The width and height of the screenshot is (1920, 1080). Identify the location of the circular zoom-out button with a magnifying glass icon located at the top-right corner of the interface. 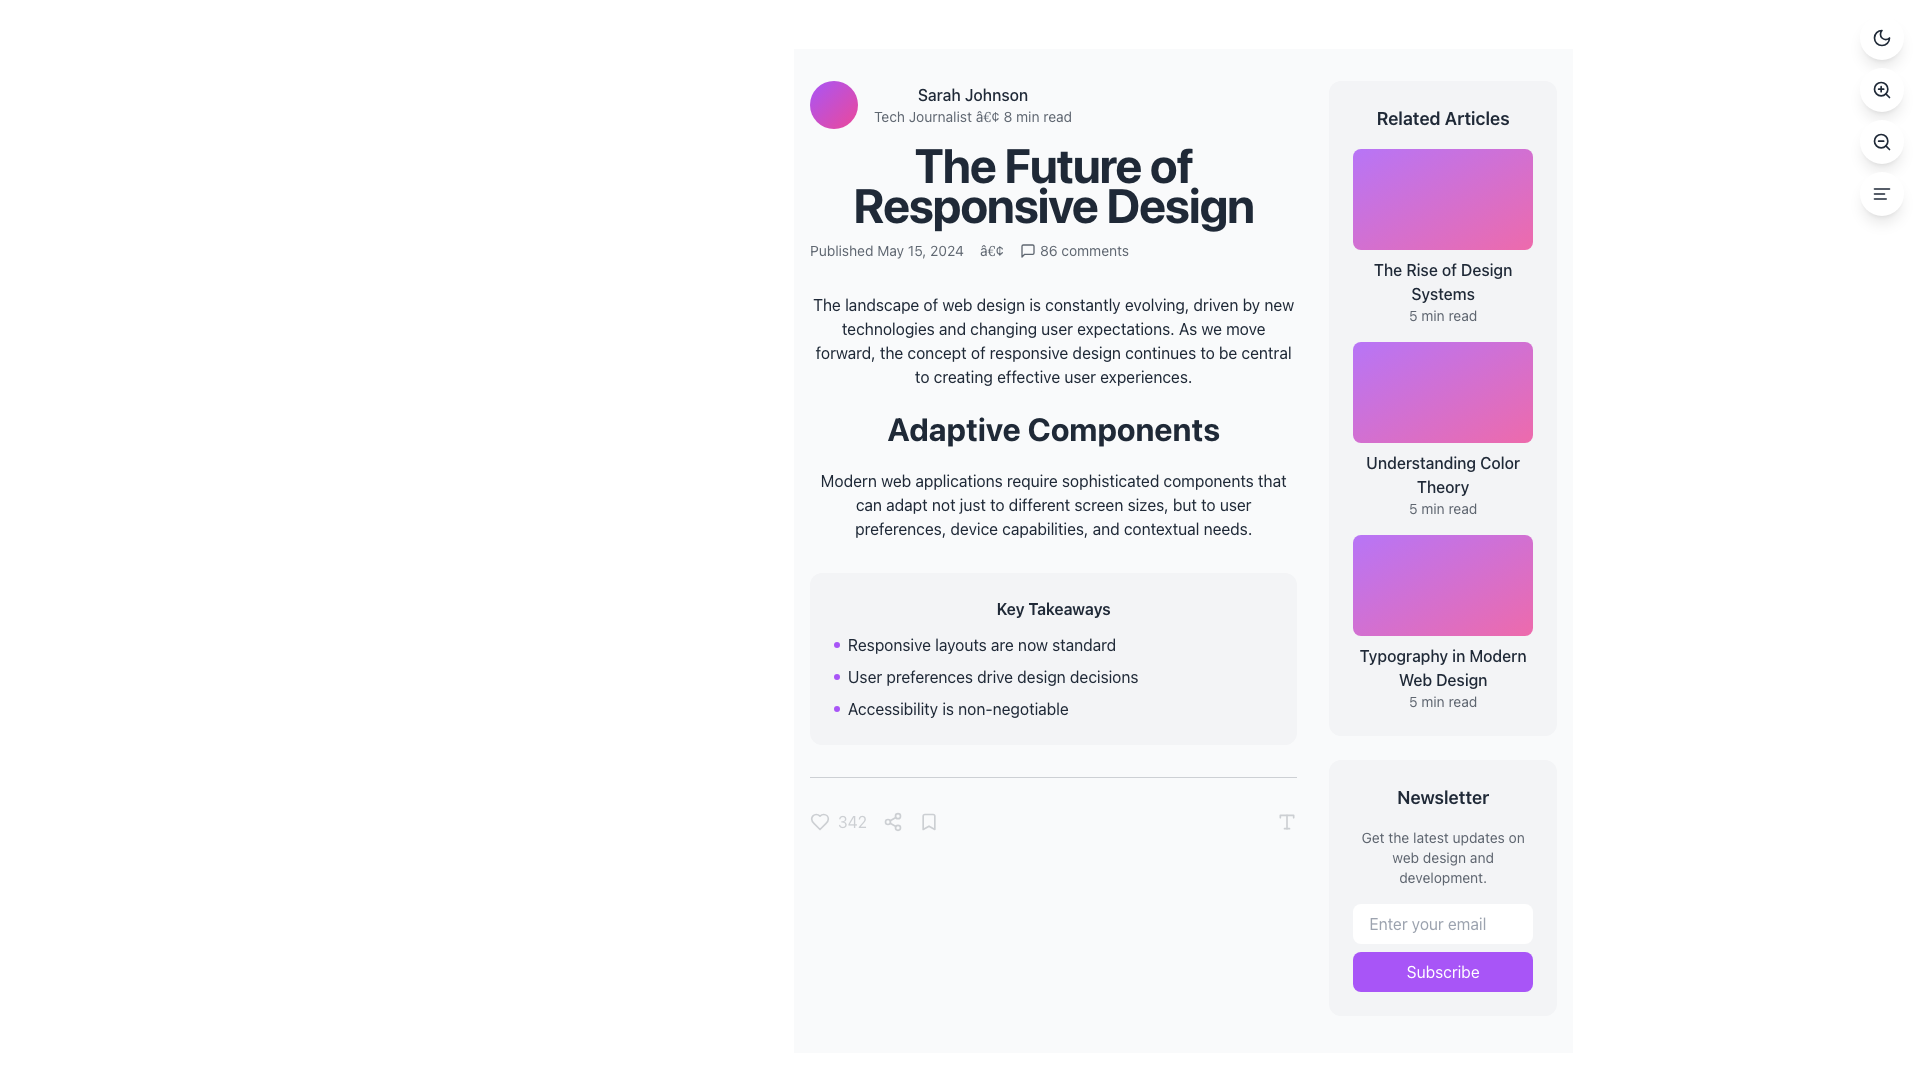
(1880, 141).